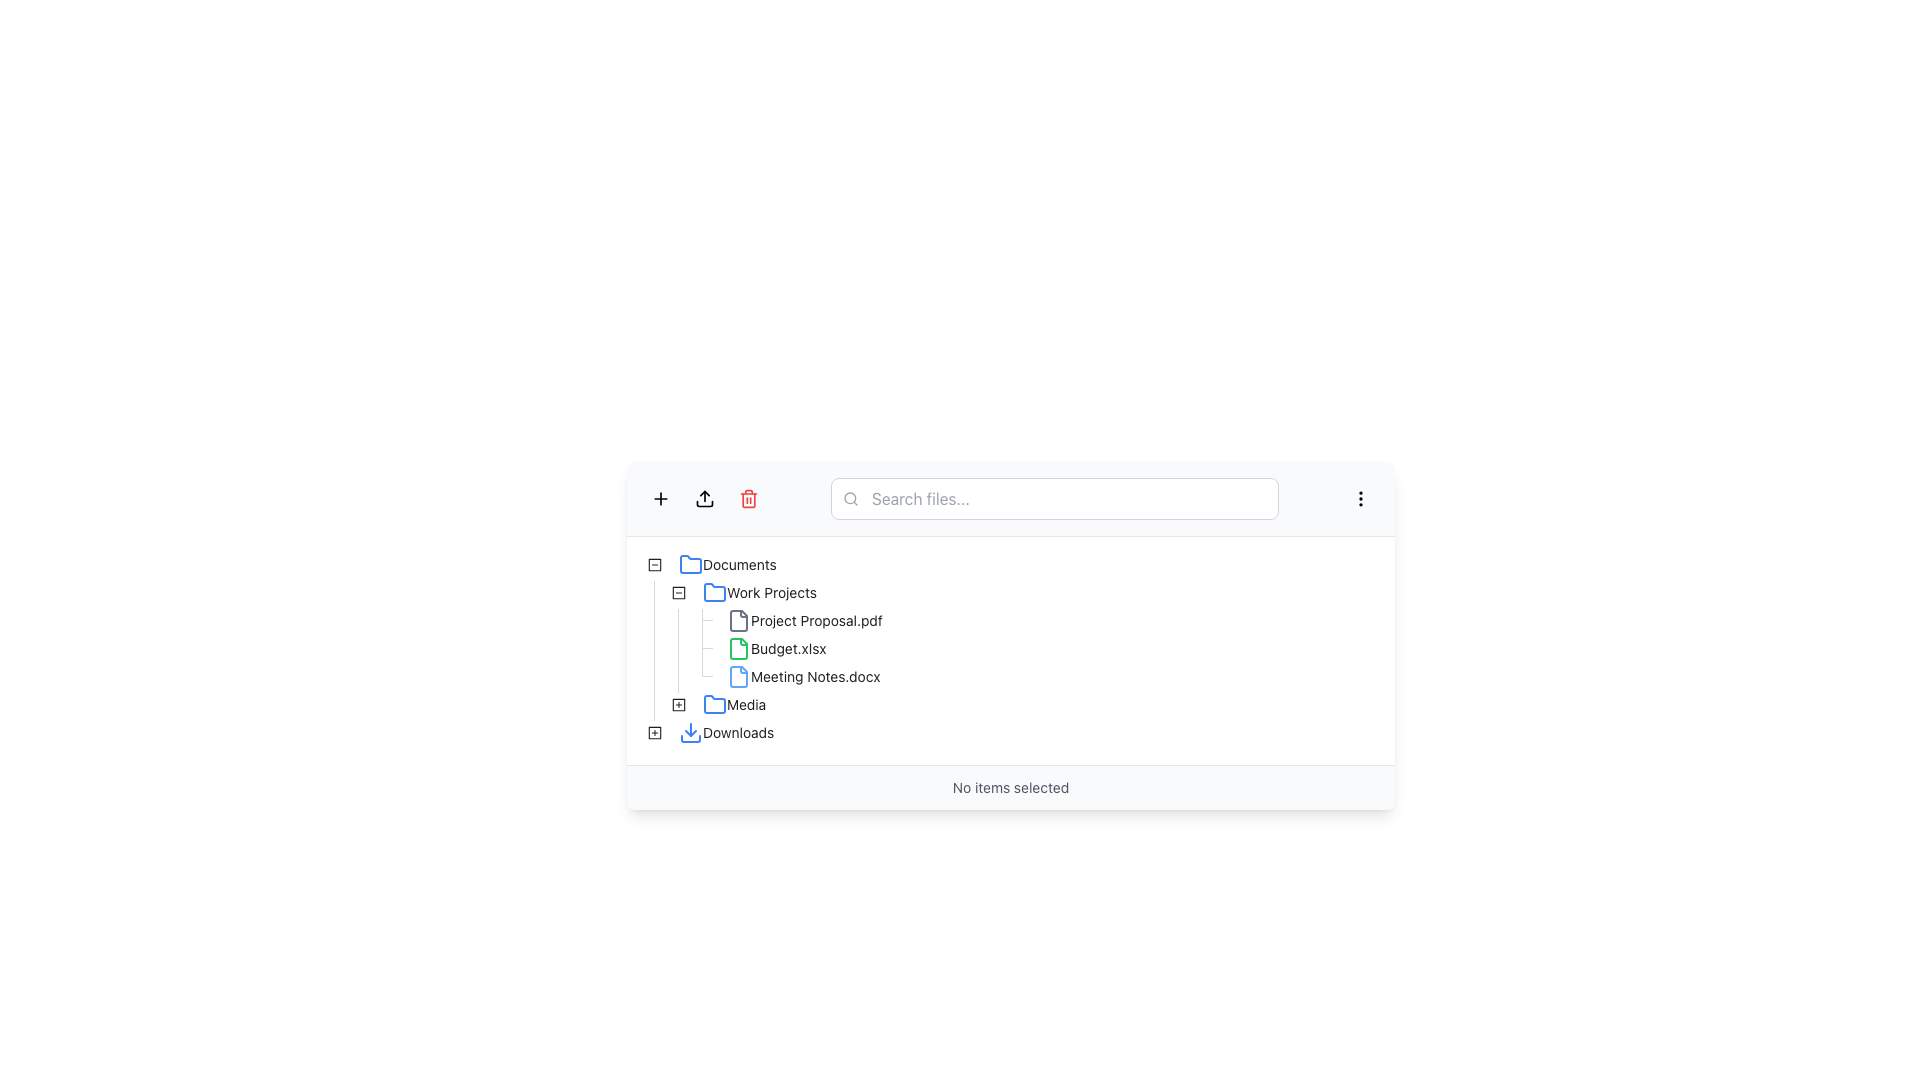  I want to click on the 'Meeting Notes.docx' text label within the tree menu, so click(815, 675).